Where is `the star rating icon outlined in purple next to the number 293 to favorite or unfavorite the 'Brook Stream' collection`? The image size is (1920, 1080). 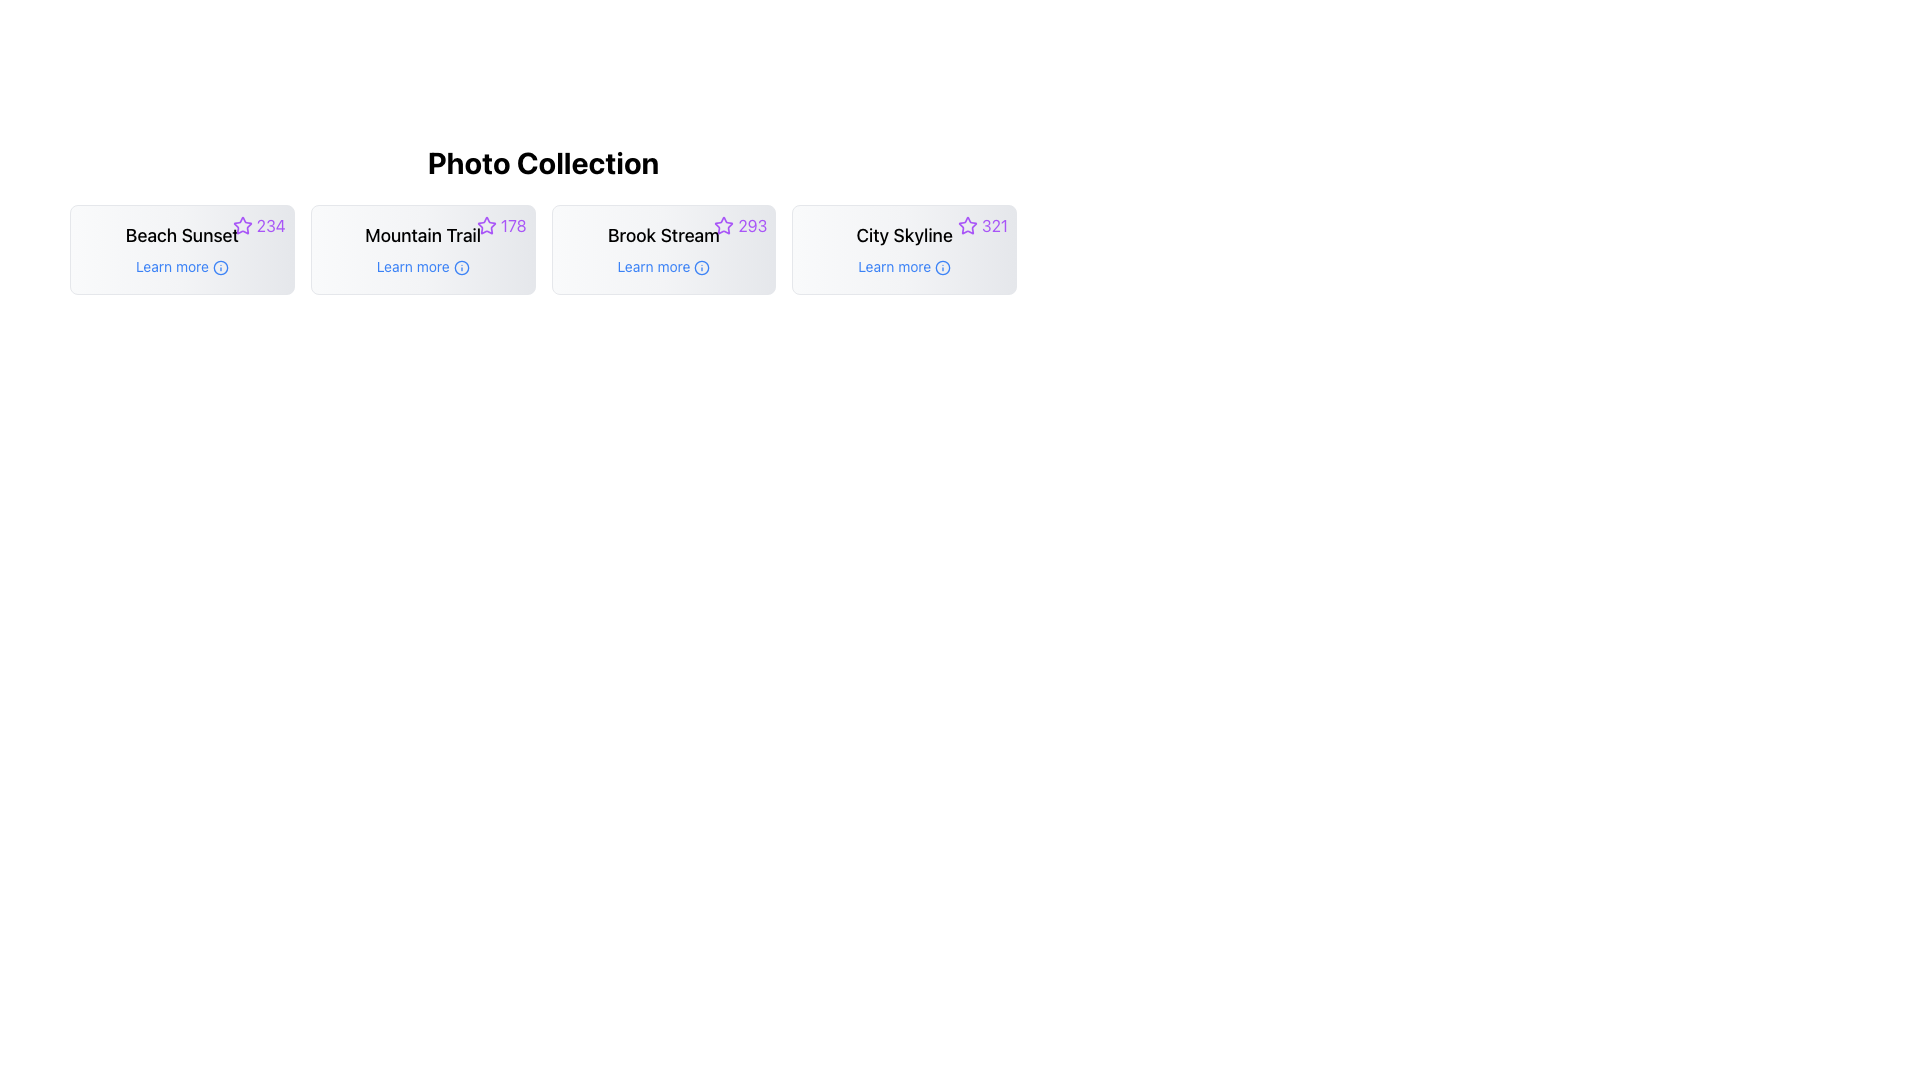
the star rating icon outlined in purple next to the number 293 to favorite or unfavorite the 'Brook Stream' collection is located at coordinates (723, 224).